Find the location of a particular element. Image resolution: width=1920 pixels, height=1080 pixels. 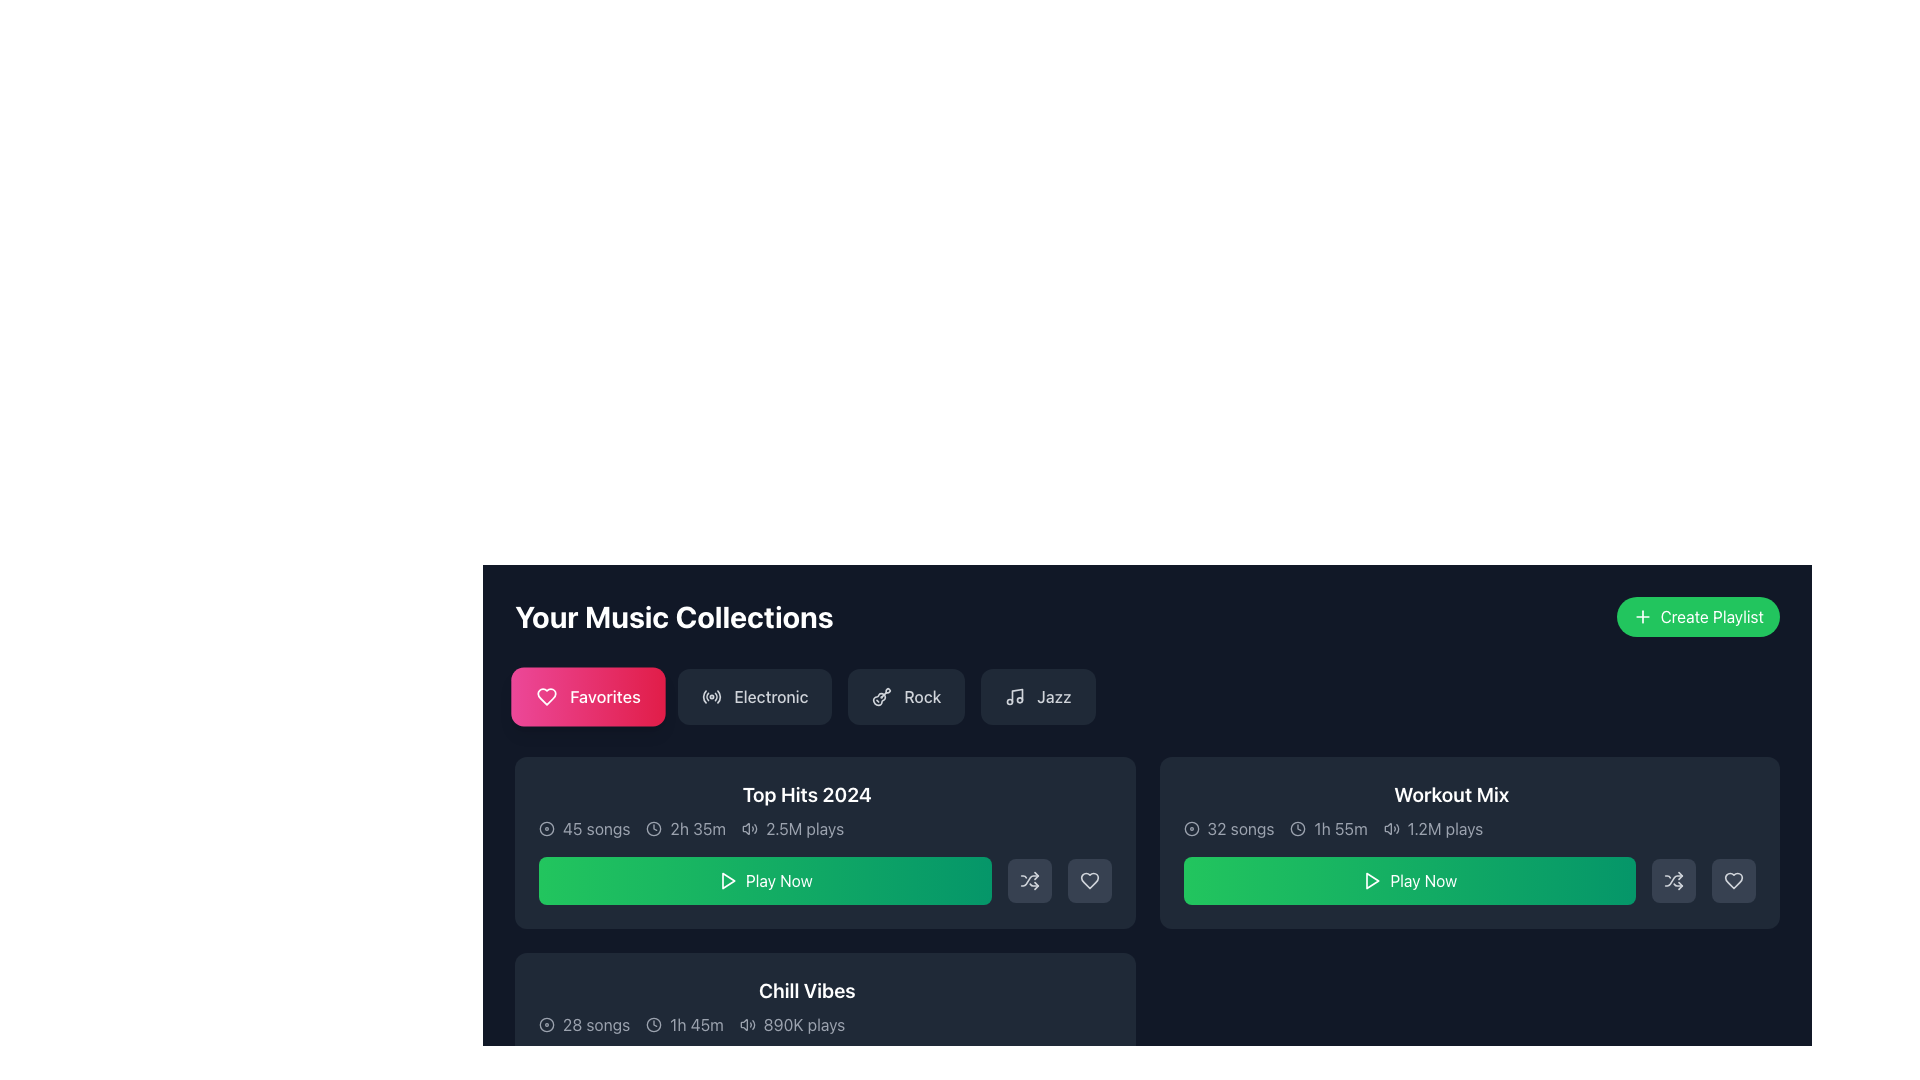

text displayed in the 'Favorites' label, which is styled in white on a pink button-like background is located at coordinates (604, 696).